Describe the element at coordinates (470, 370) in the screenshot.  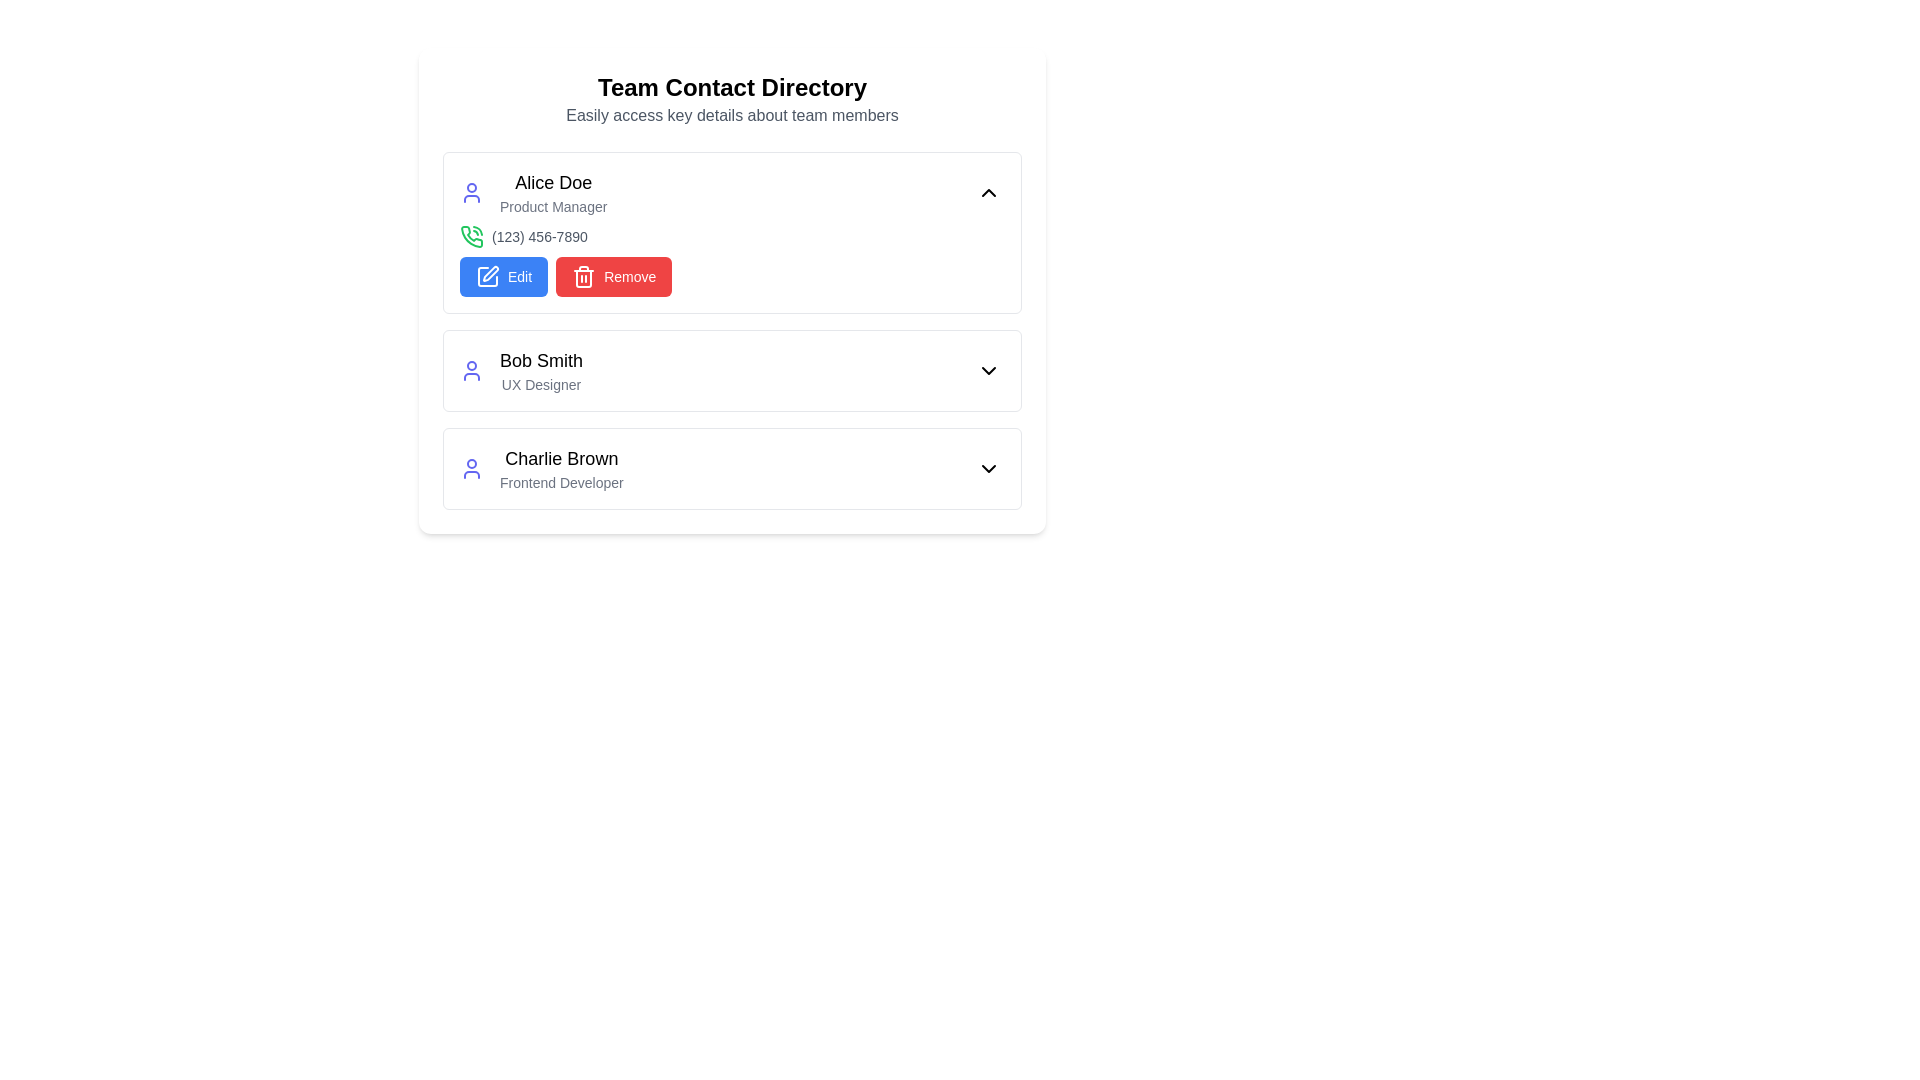
I see `the User avatar icon (SVG) representing 'Bob Smith' in the contact entry, which is positioned to the left of the text 'Bob Smith UX Designer'` at that location.